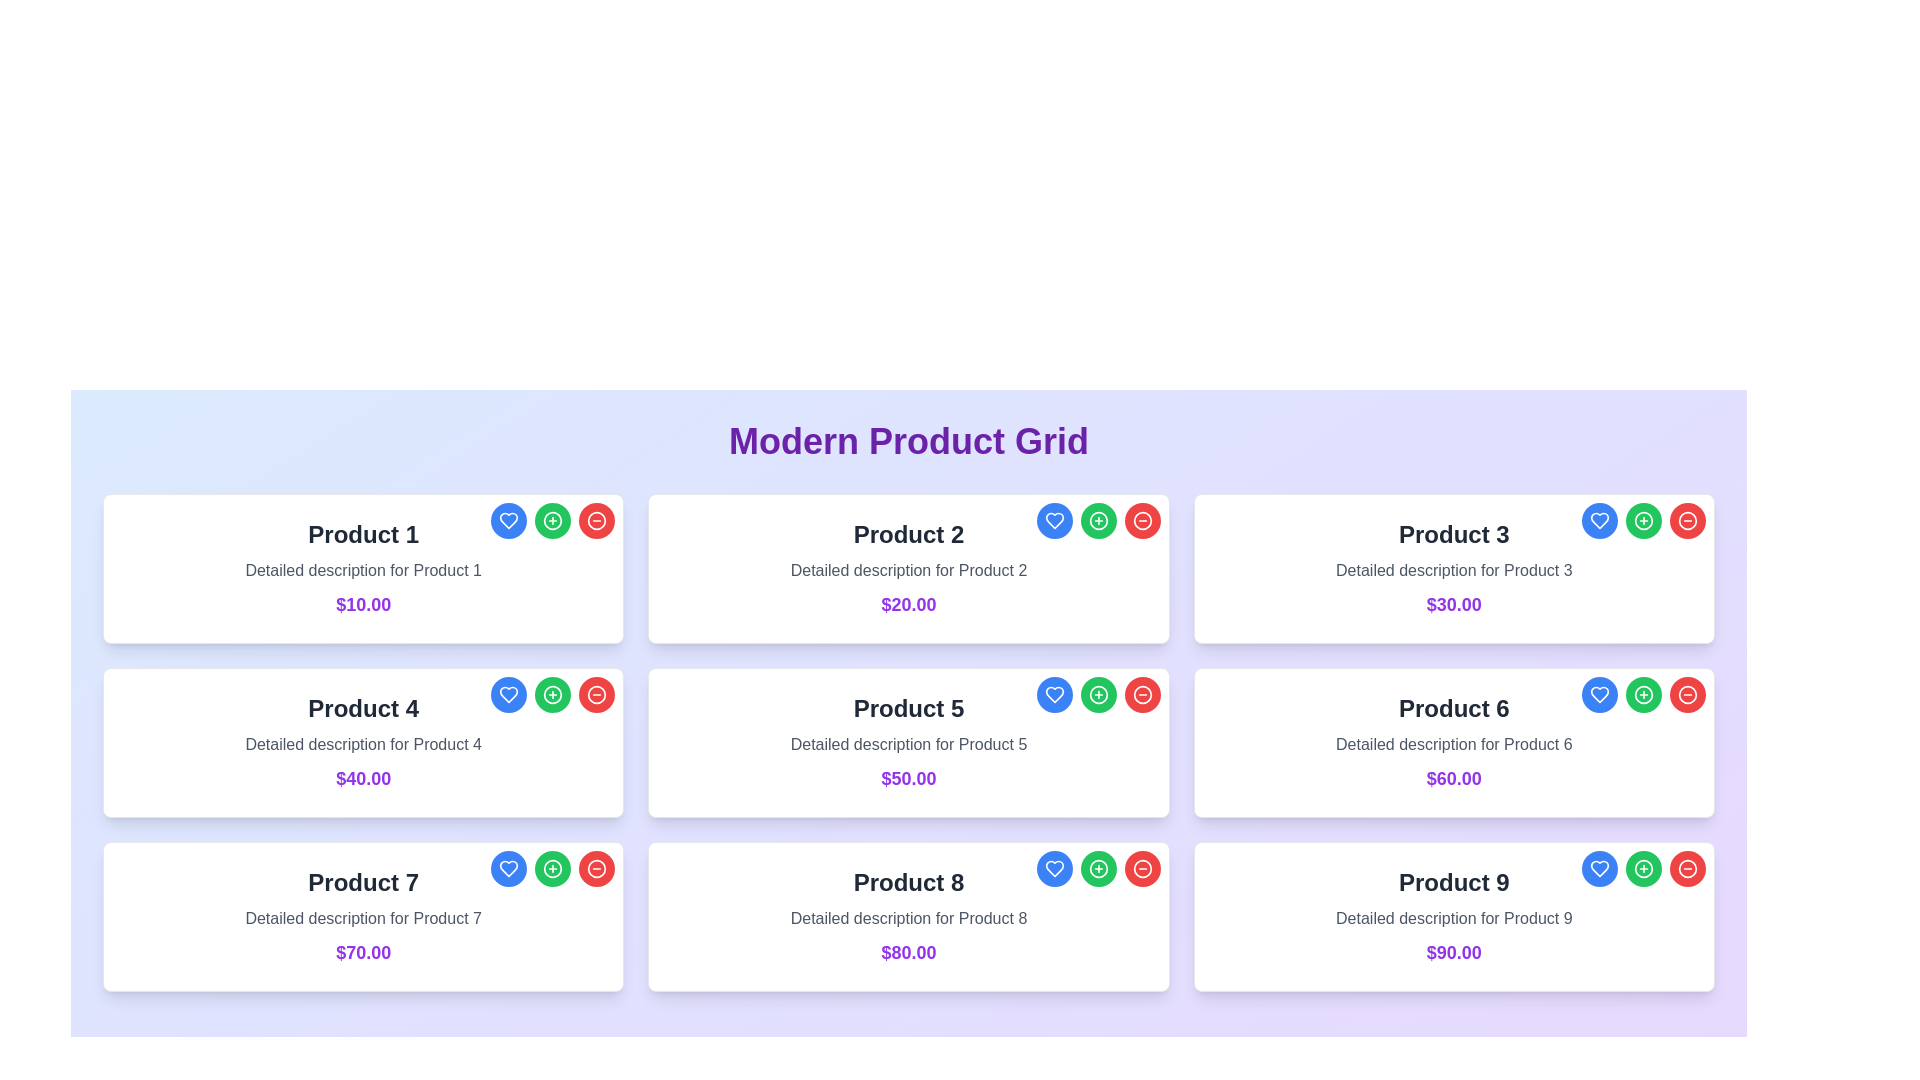  What do you see at coordinates (509, 693) in the screenshot?
I see `the heart icon in the top-right corner of the 'Product 8' card` at bounding box center [509, 693].